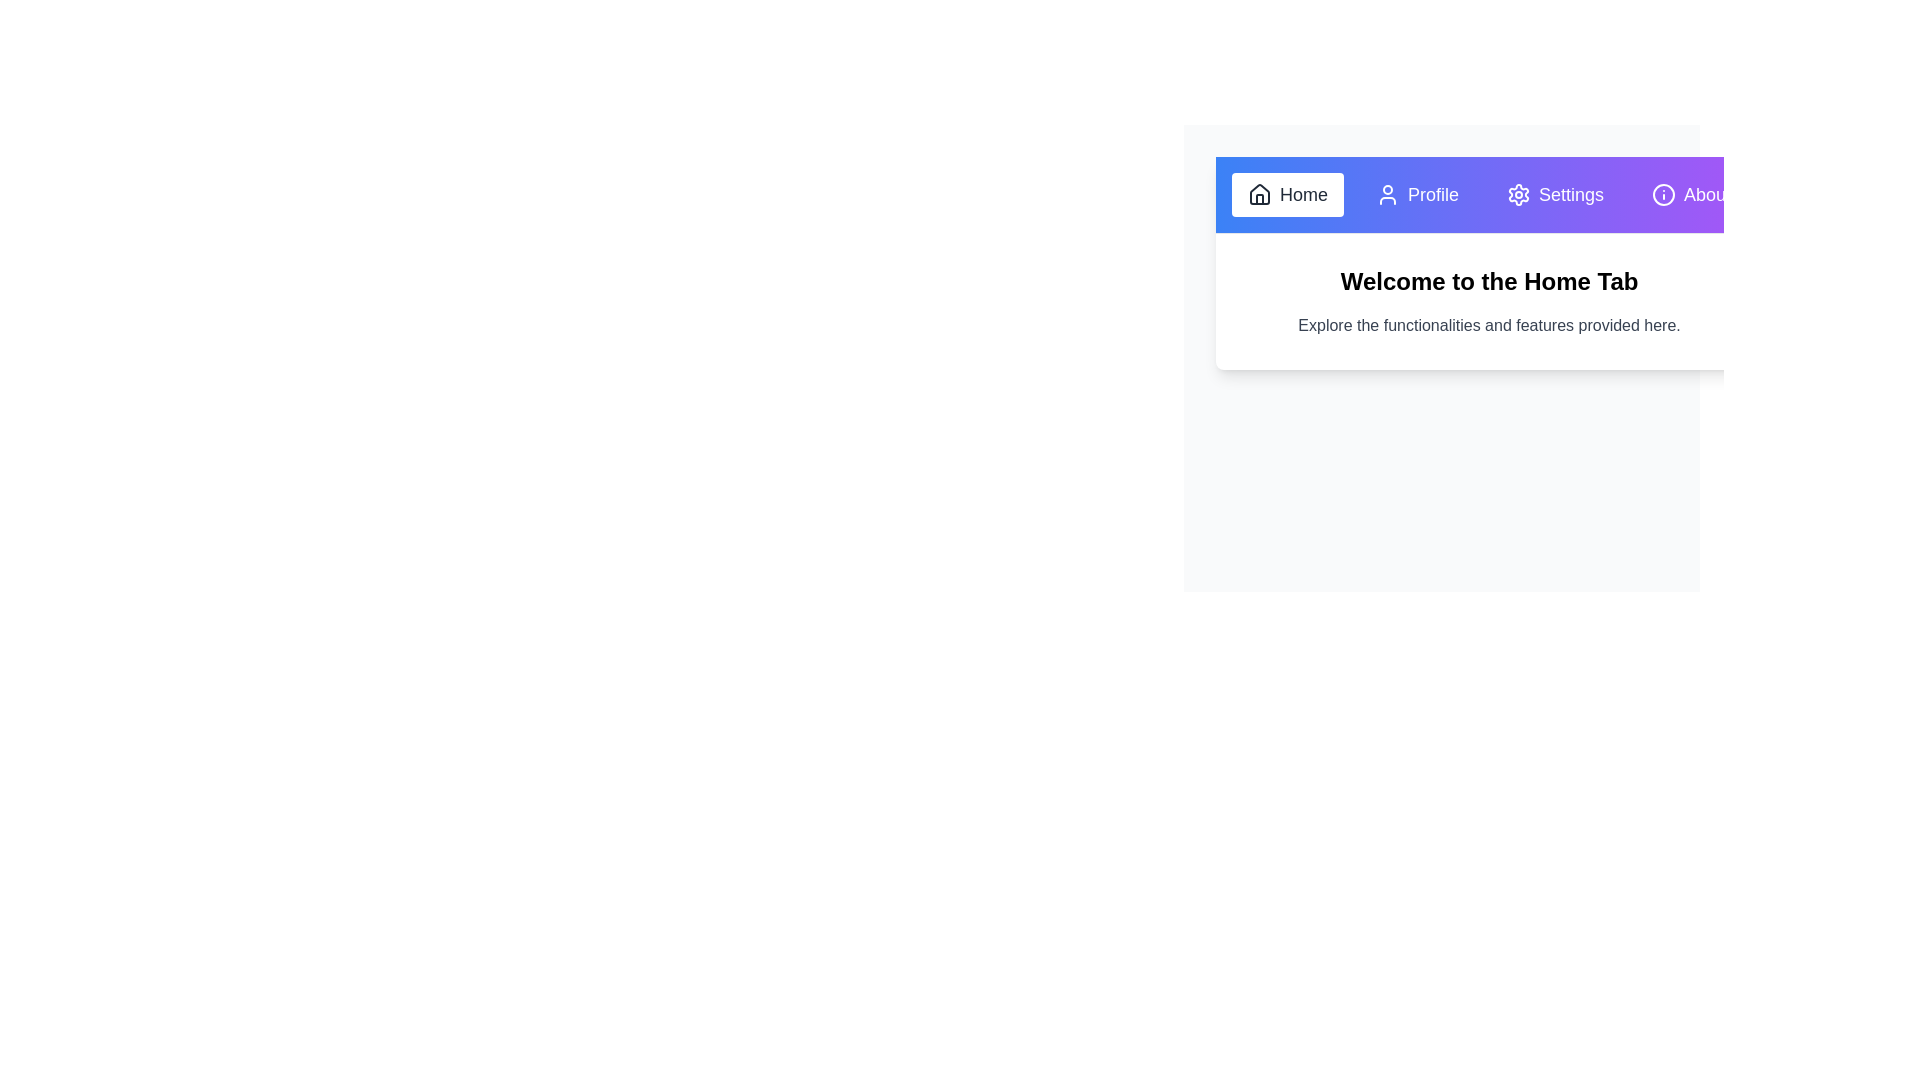  What do you see at coordinates (1690, 195) in the screenshot?
I see `the navigational button located in the top right corner of the header` at bounding box center [1690, 195].